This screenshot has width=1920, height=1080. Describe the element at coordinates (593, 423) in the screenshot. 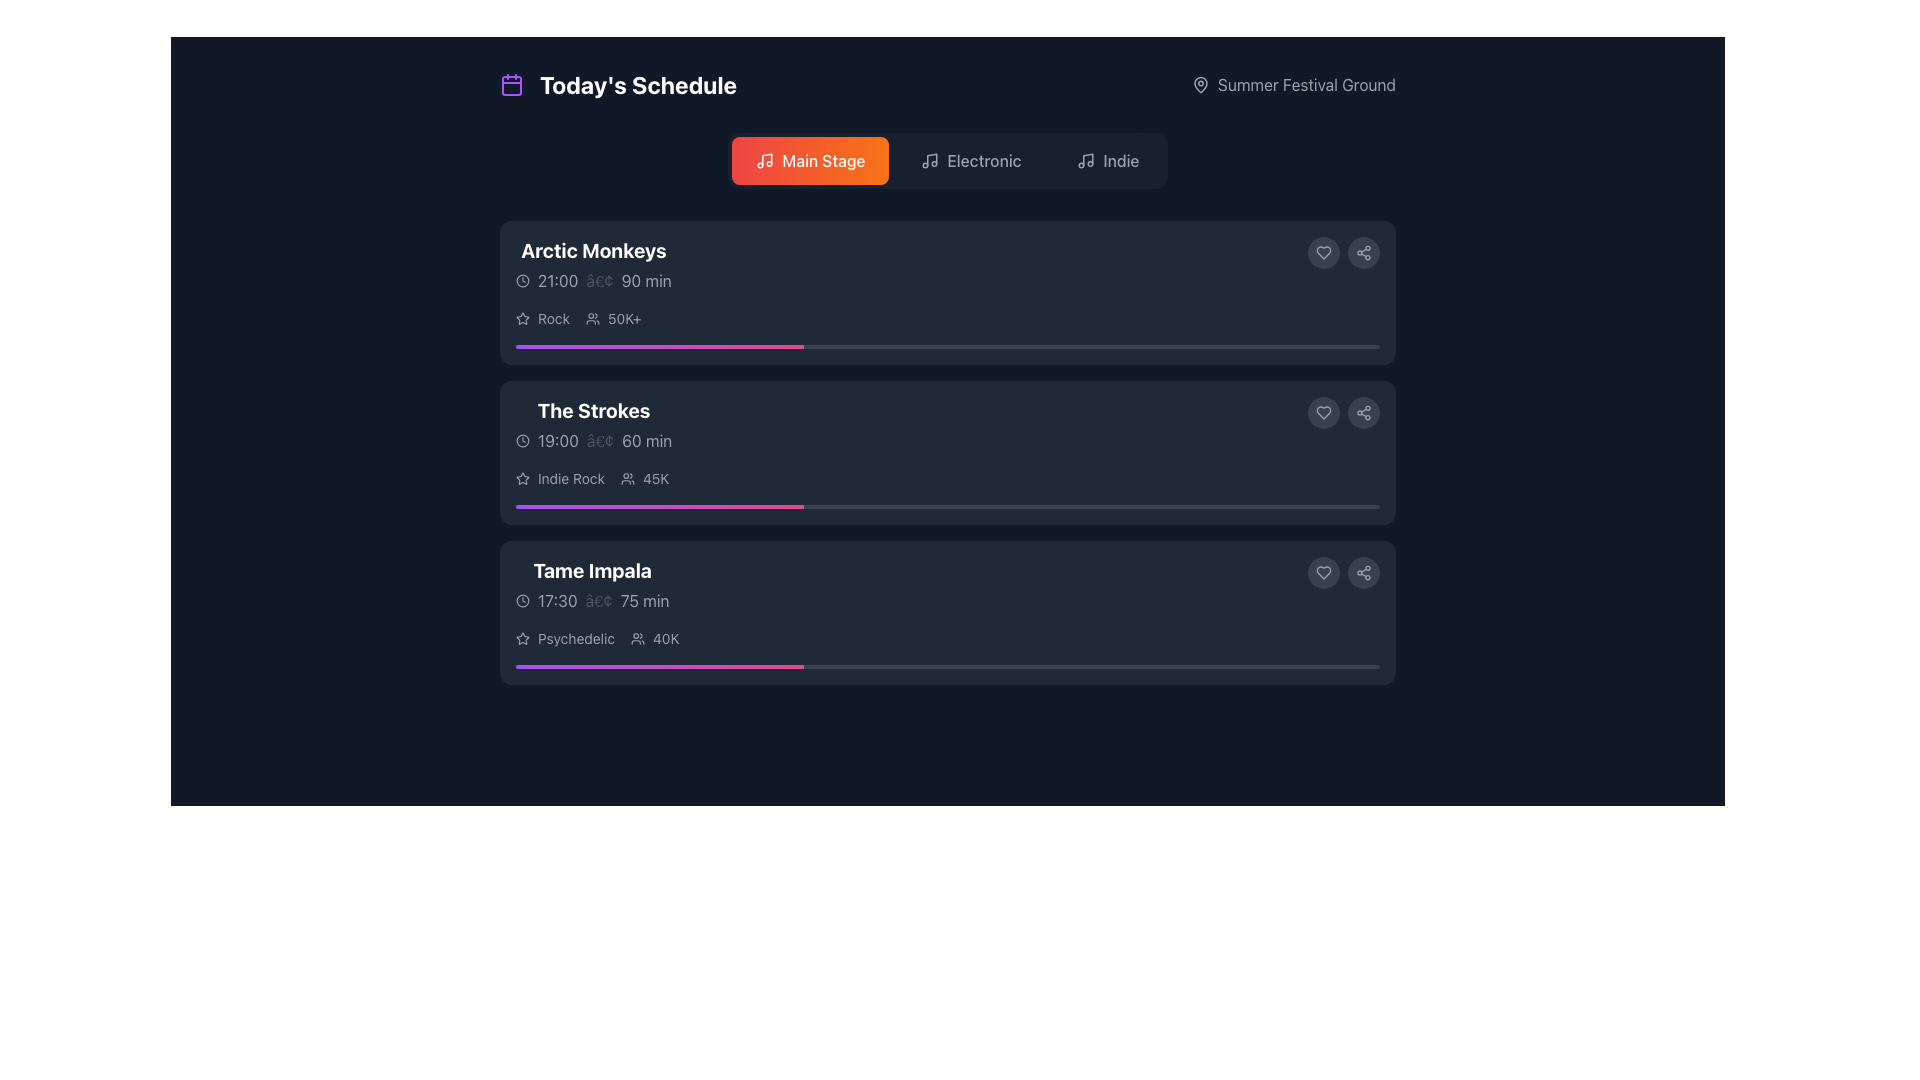

I see `the text display element that shows event information for 'The Strokes', which includes the details '19:00 â€¢ 60 min'` at that location.